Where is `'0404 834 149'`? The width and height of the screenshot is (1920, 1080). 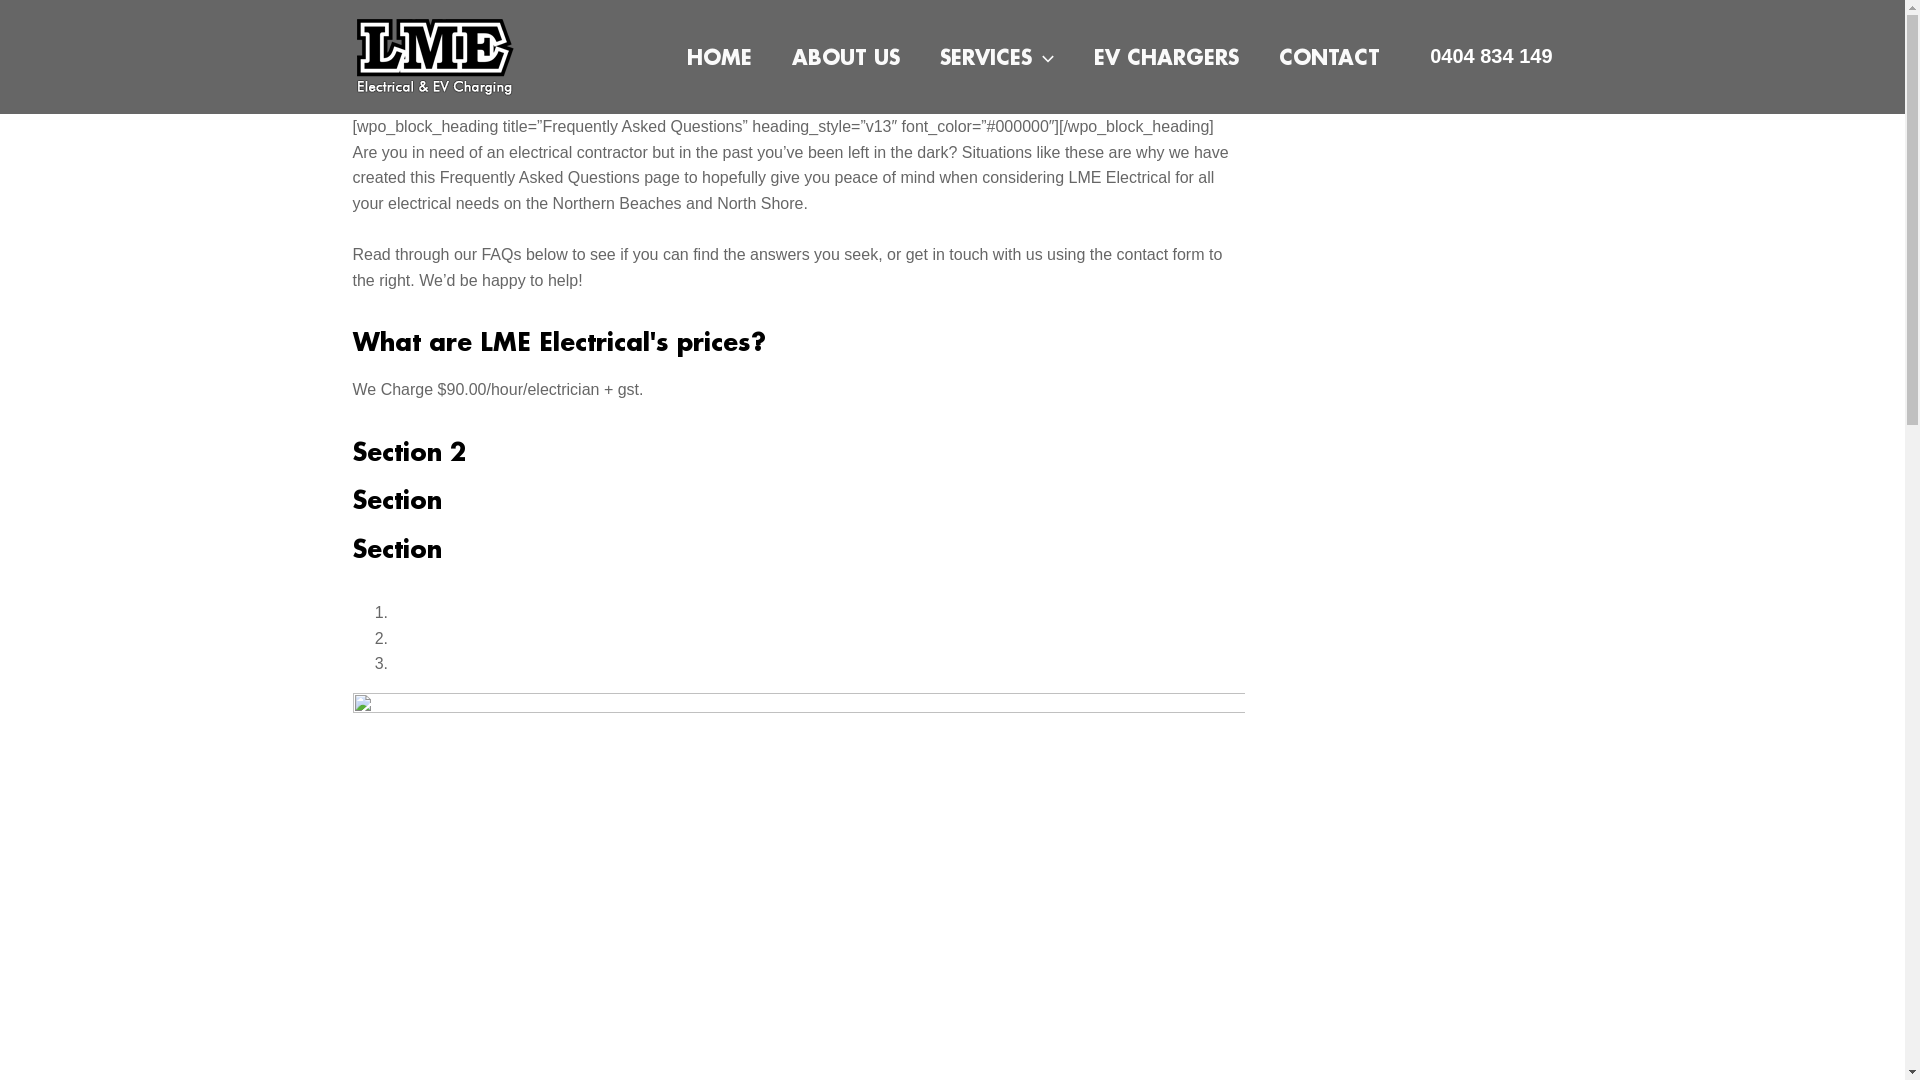
'0404 834 149' is located at coordinates (1486, 55).